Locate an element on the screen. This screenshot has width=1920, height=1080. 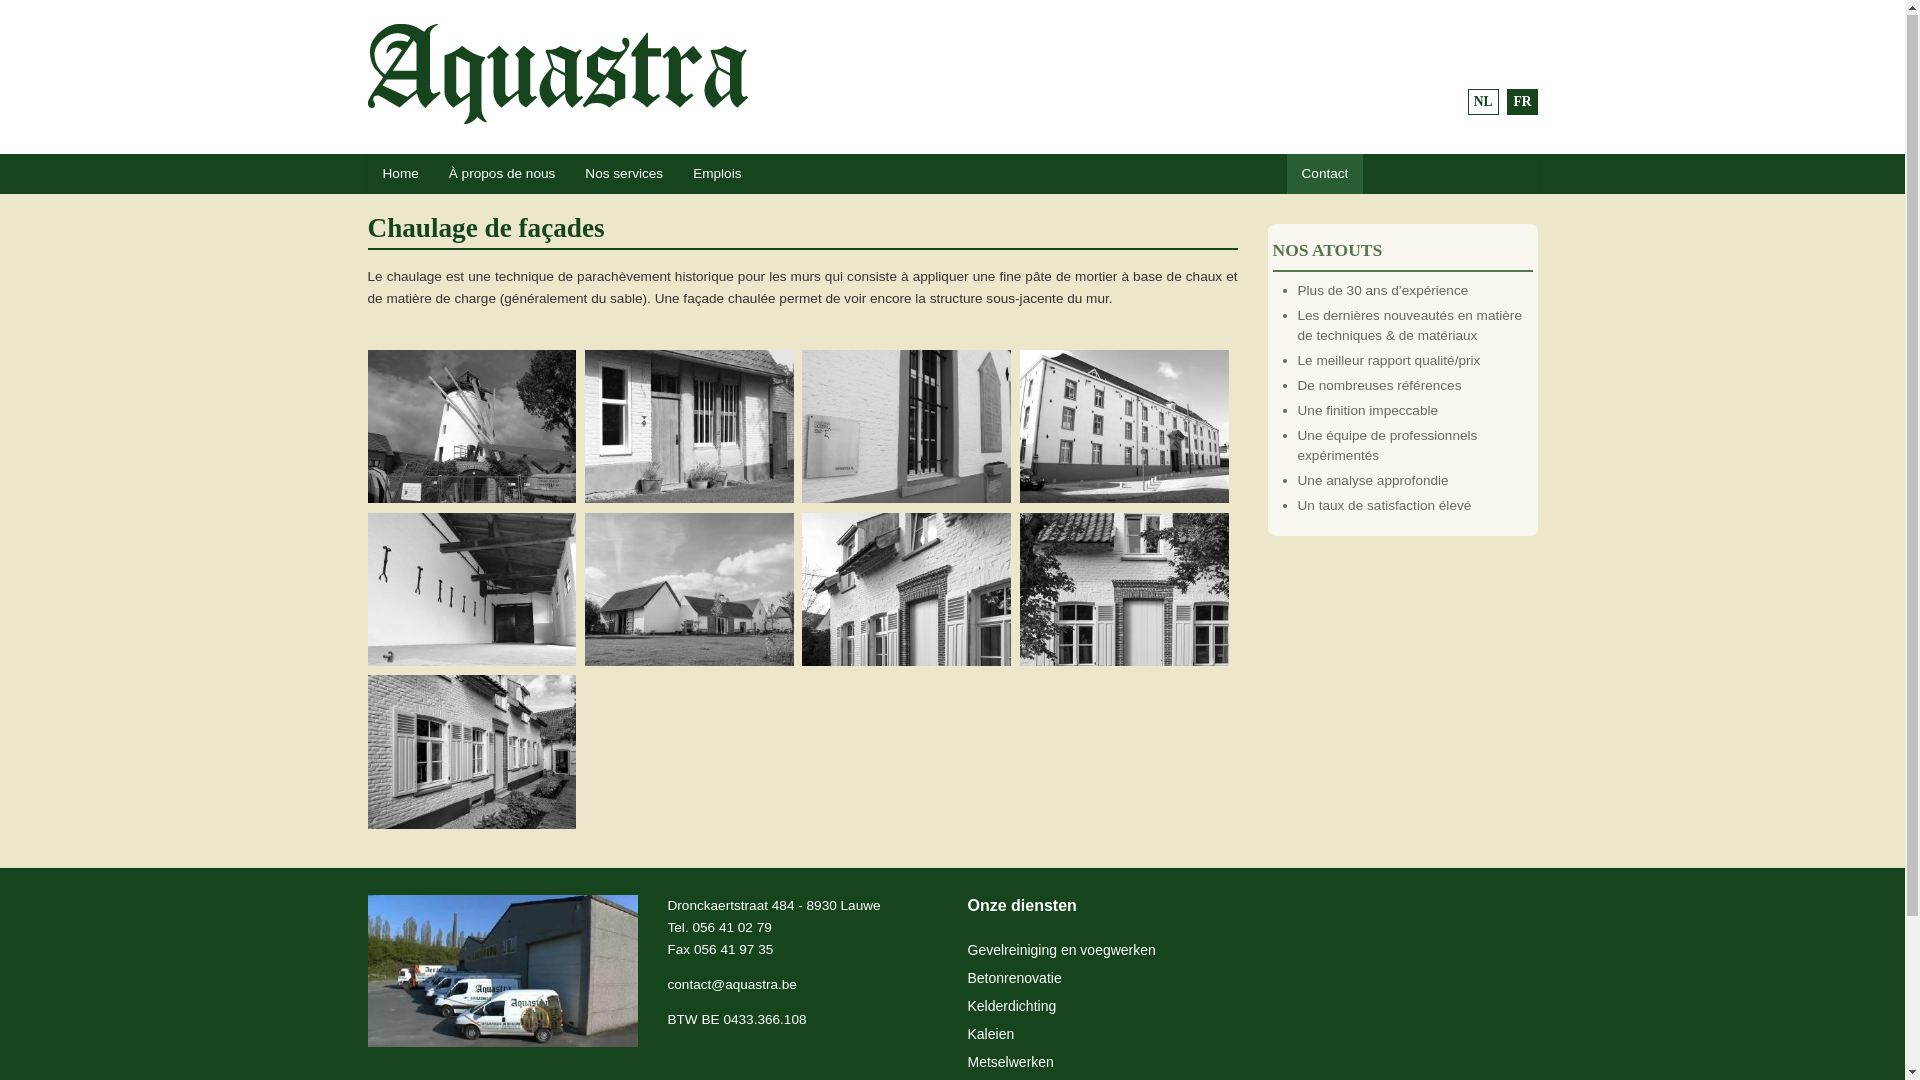
'Gevelreiniging en voegwerken' is located at coordinates (968, 950).